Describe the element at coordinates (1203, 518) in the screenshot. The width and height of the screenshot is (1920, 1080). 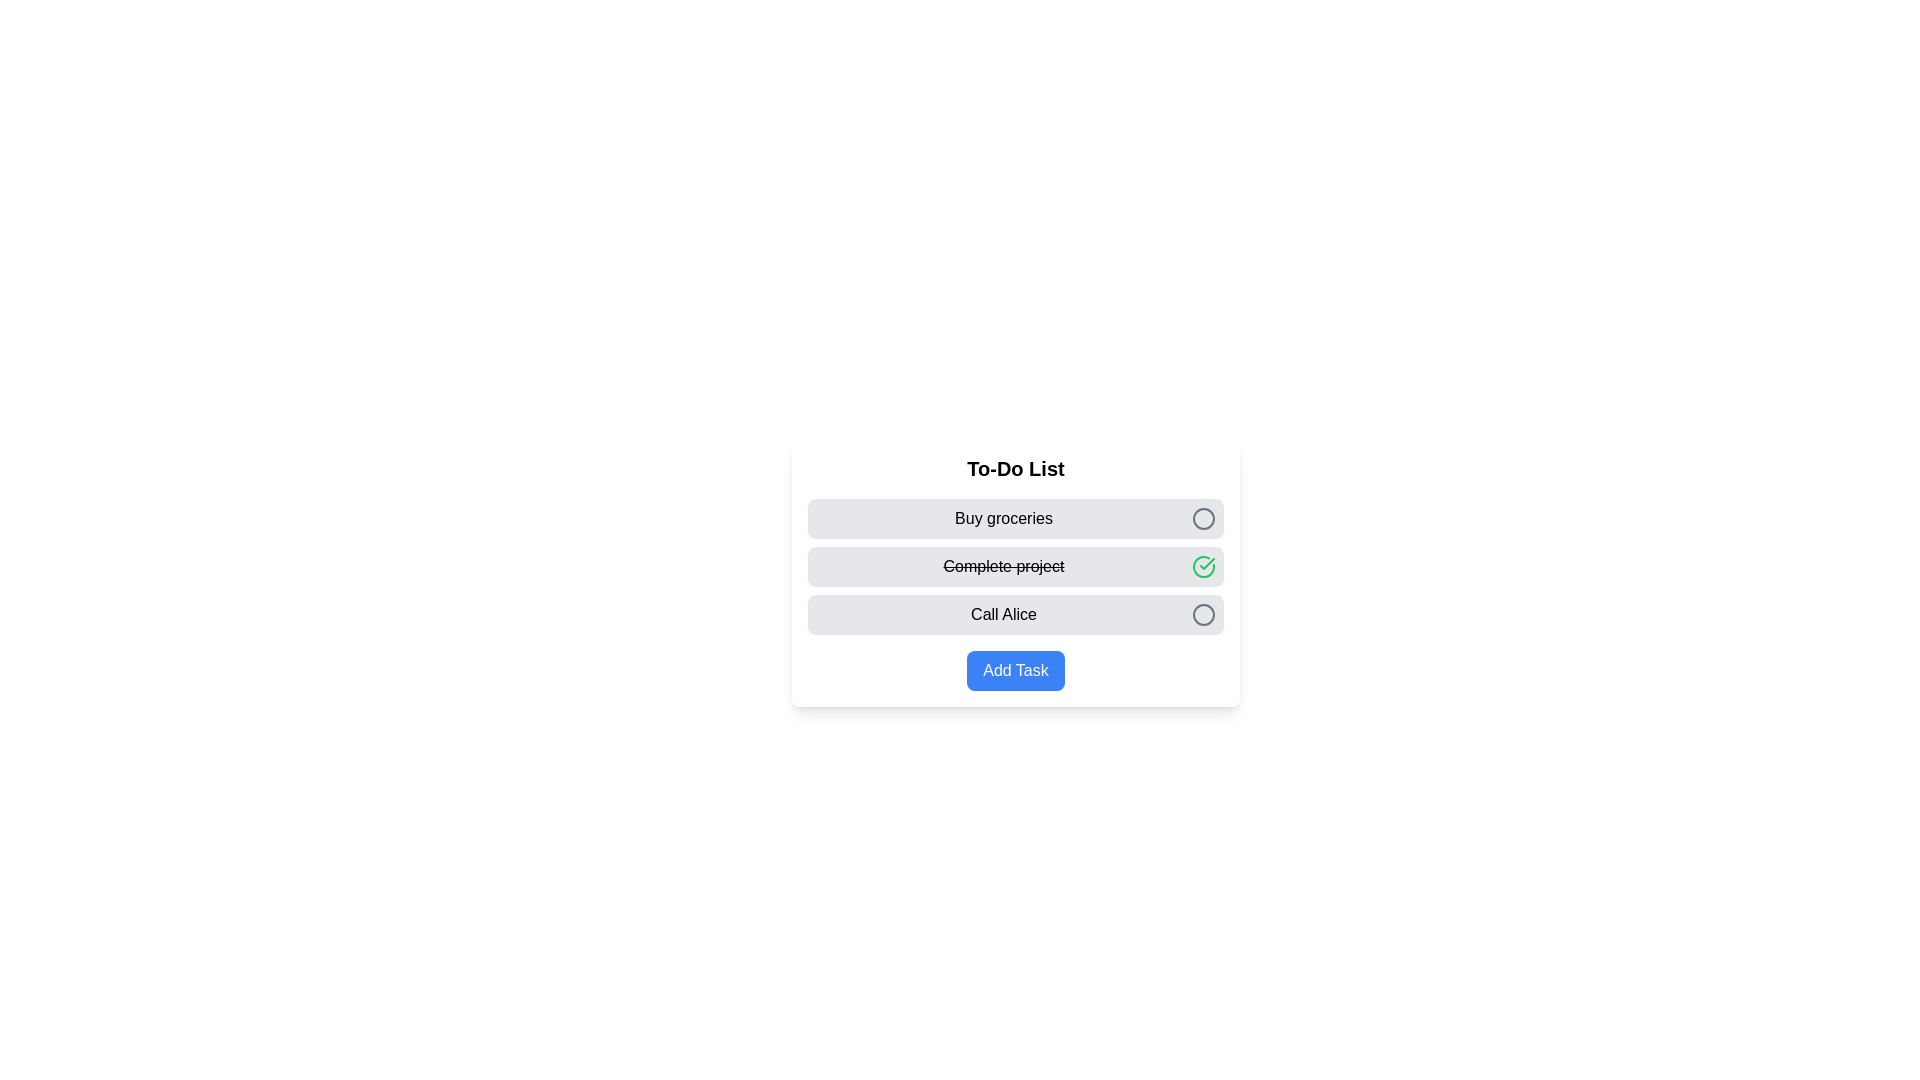
I see `the circular icon located next to the 'Buy groceries' text in the to-do list` at that location.